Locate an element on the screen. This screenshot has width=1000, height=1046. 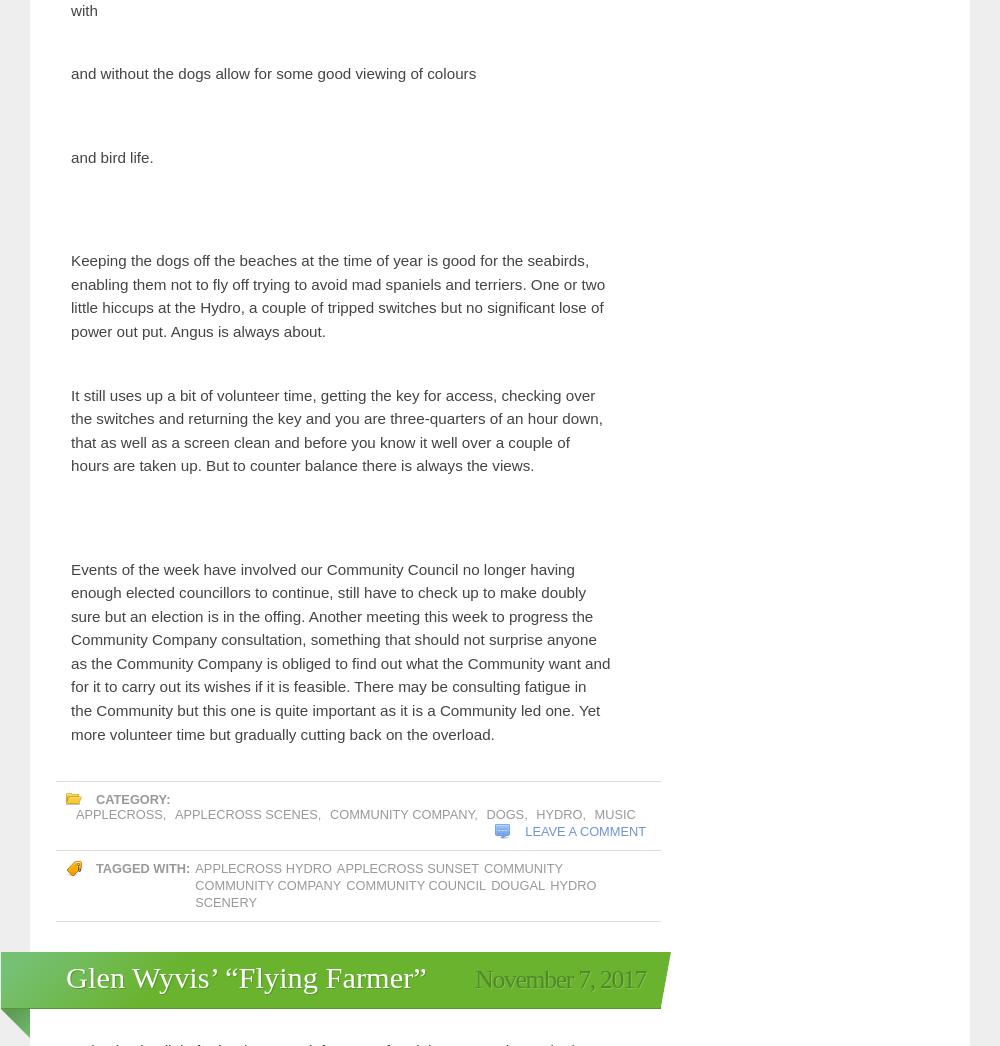
'Abroad' is located at coordinates (201, 749).